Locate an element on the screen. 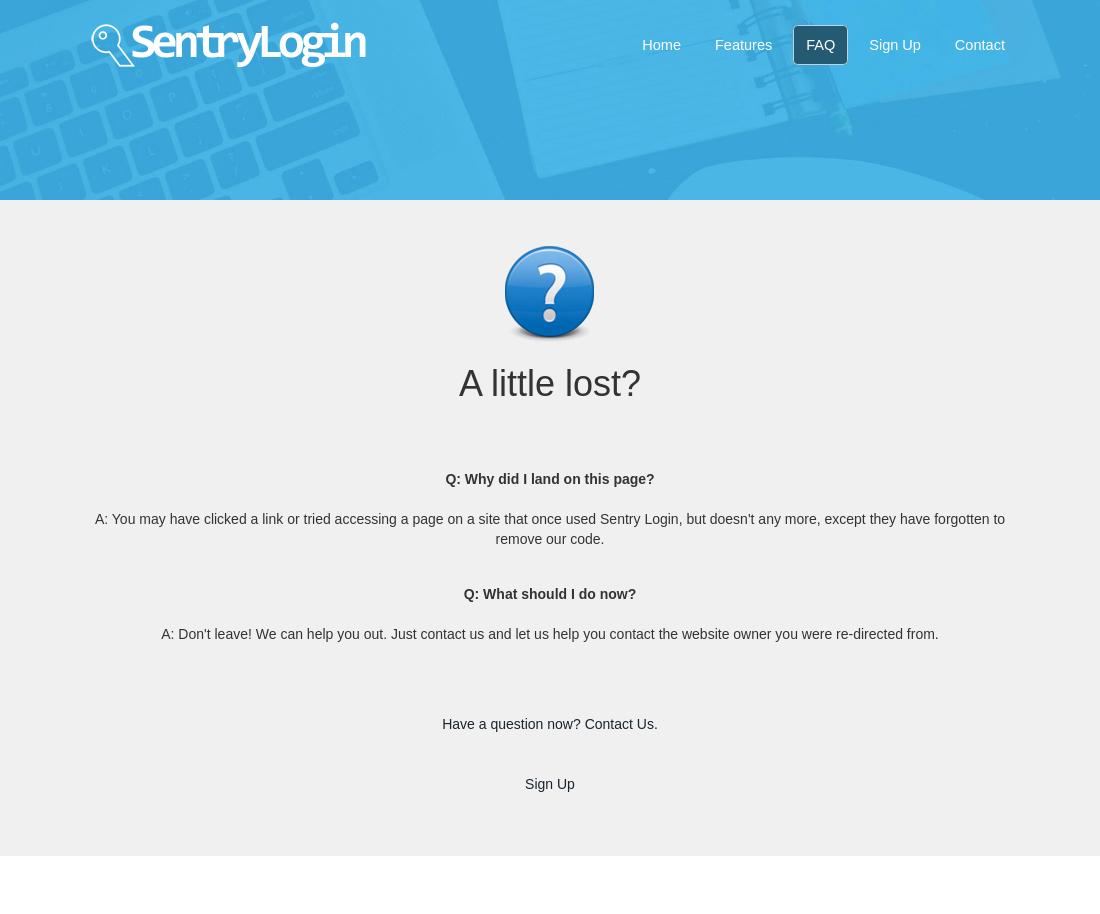 The height and width of the screenshot is (914, 1100). 'Features' is located at coordinates (713, 44).